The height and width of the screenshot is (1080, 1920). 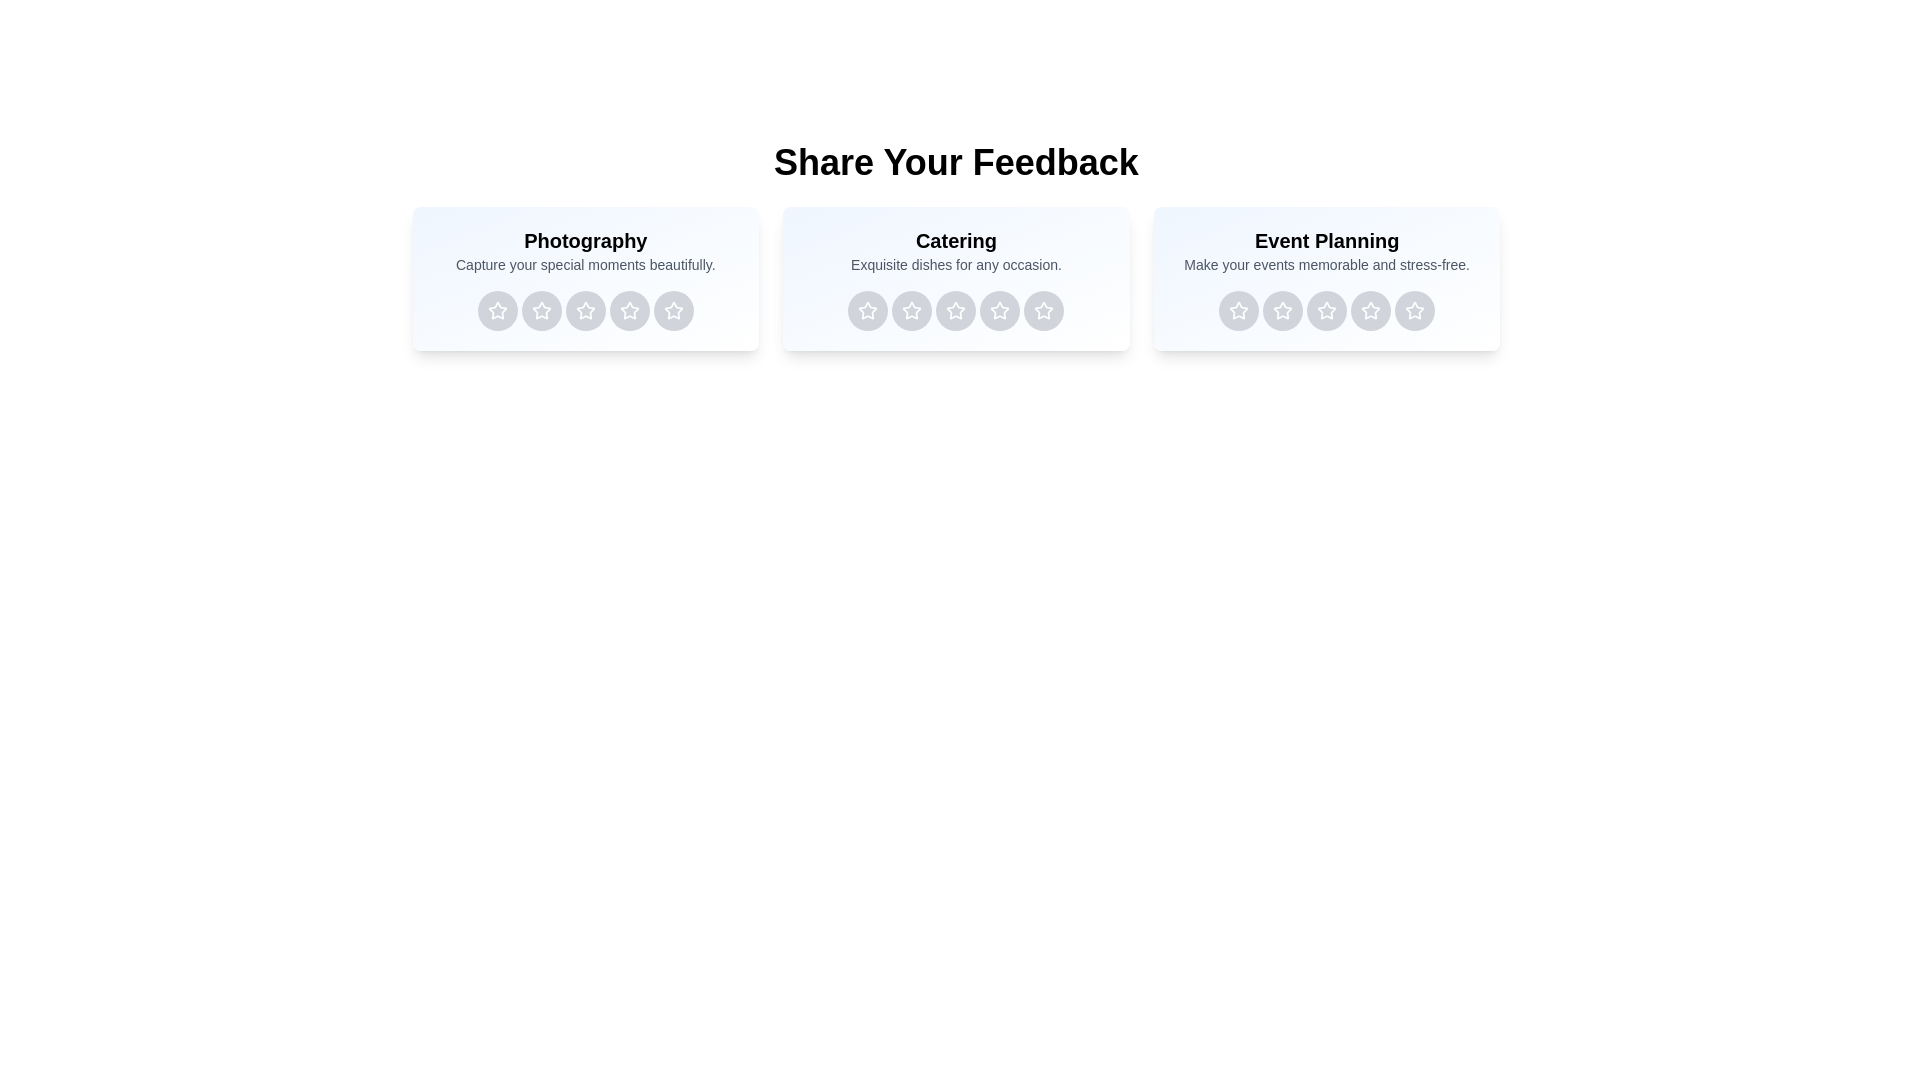 What do you see at coordinates (1237, 311) in the screenshot?
I see `the rating button for Event Planning service with 1 stars` at bounding box center [1237, 311].